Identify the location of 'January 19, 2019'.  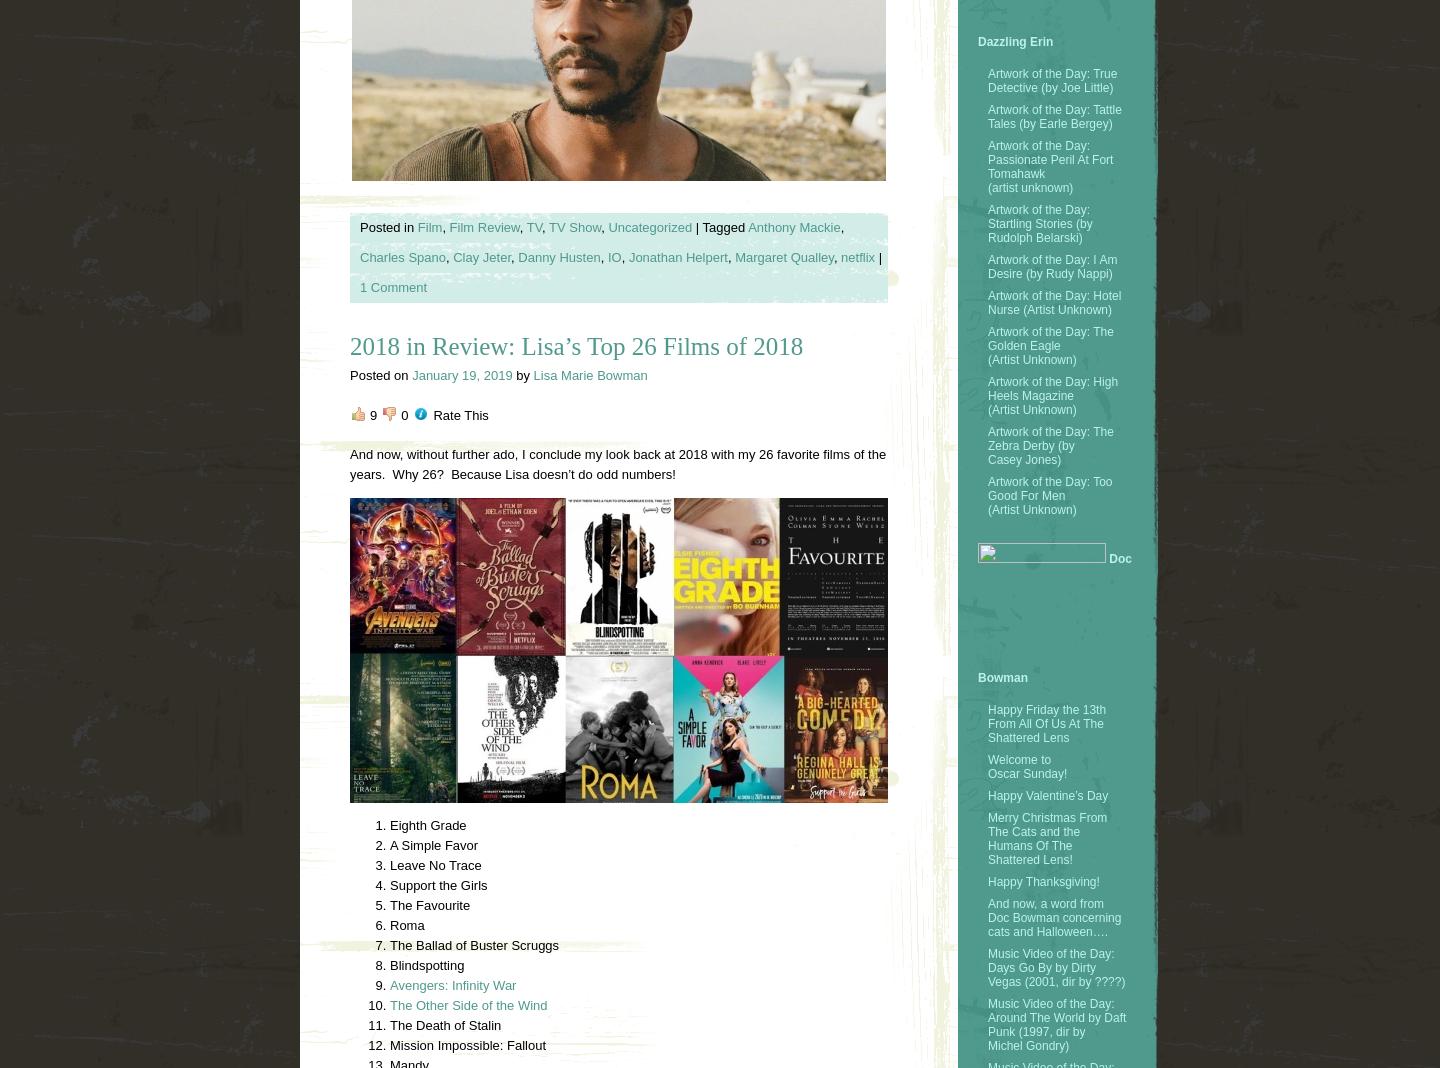
(410, 374).